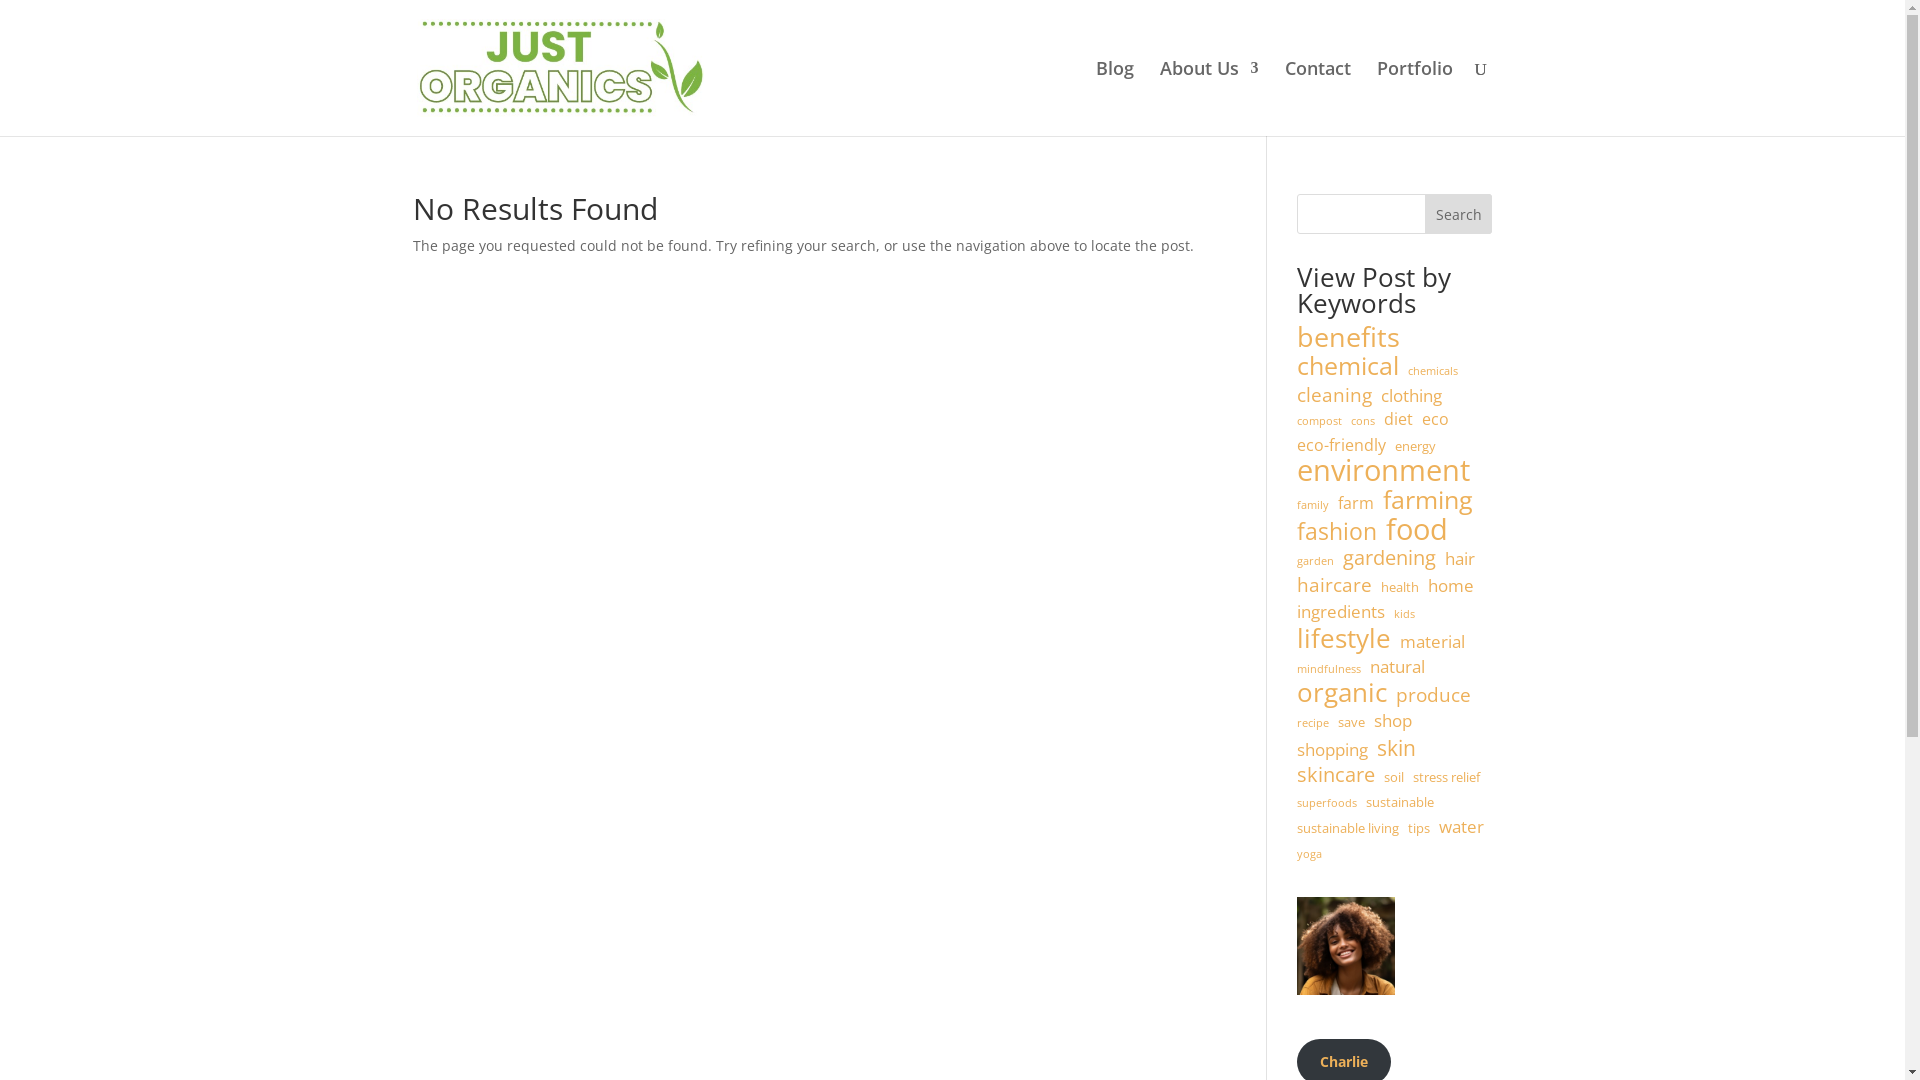  Describe the element at coordinates (1335, 774) in the screenshot. I see `'skincare'` at that location.